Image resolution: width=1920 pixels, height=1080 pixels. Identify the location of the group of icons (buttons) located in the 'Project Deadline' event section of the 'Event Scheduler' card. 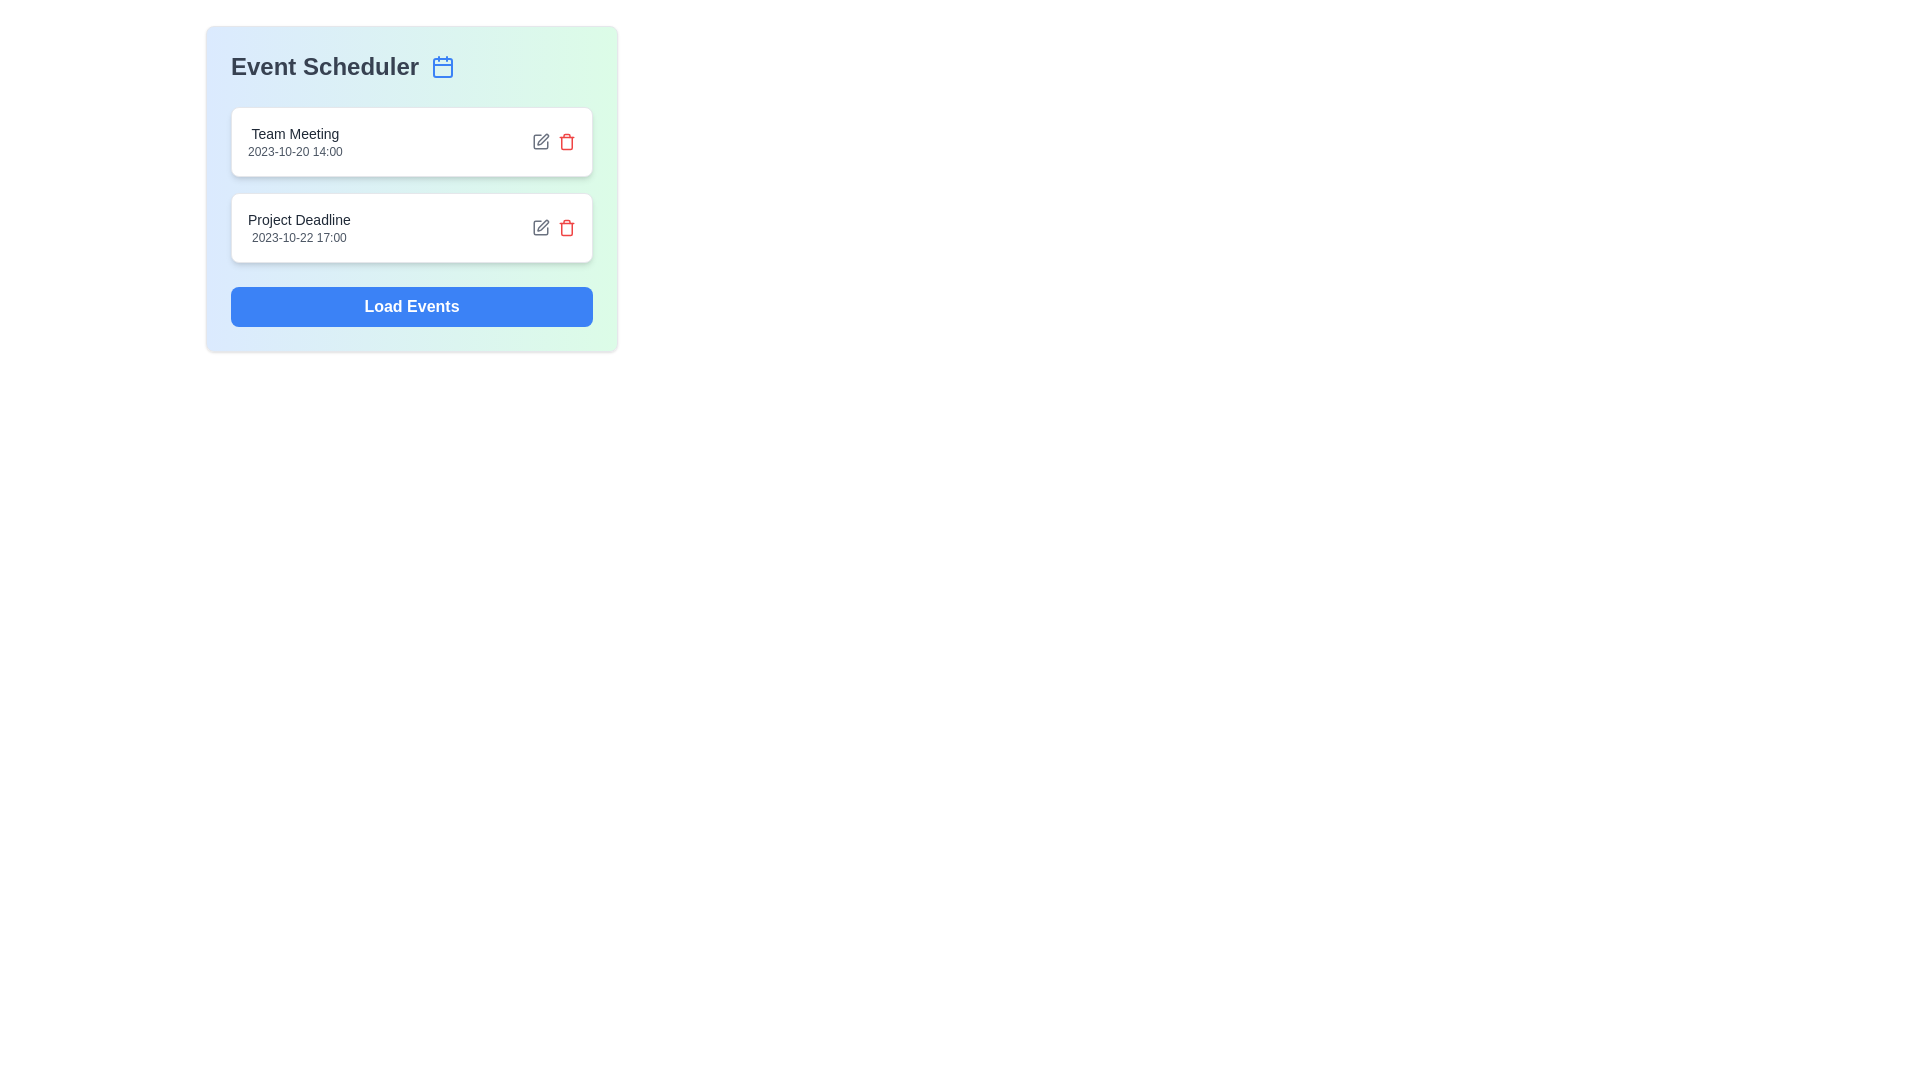
(553, 226).